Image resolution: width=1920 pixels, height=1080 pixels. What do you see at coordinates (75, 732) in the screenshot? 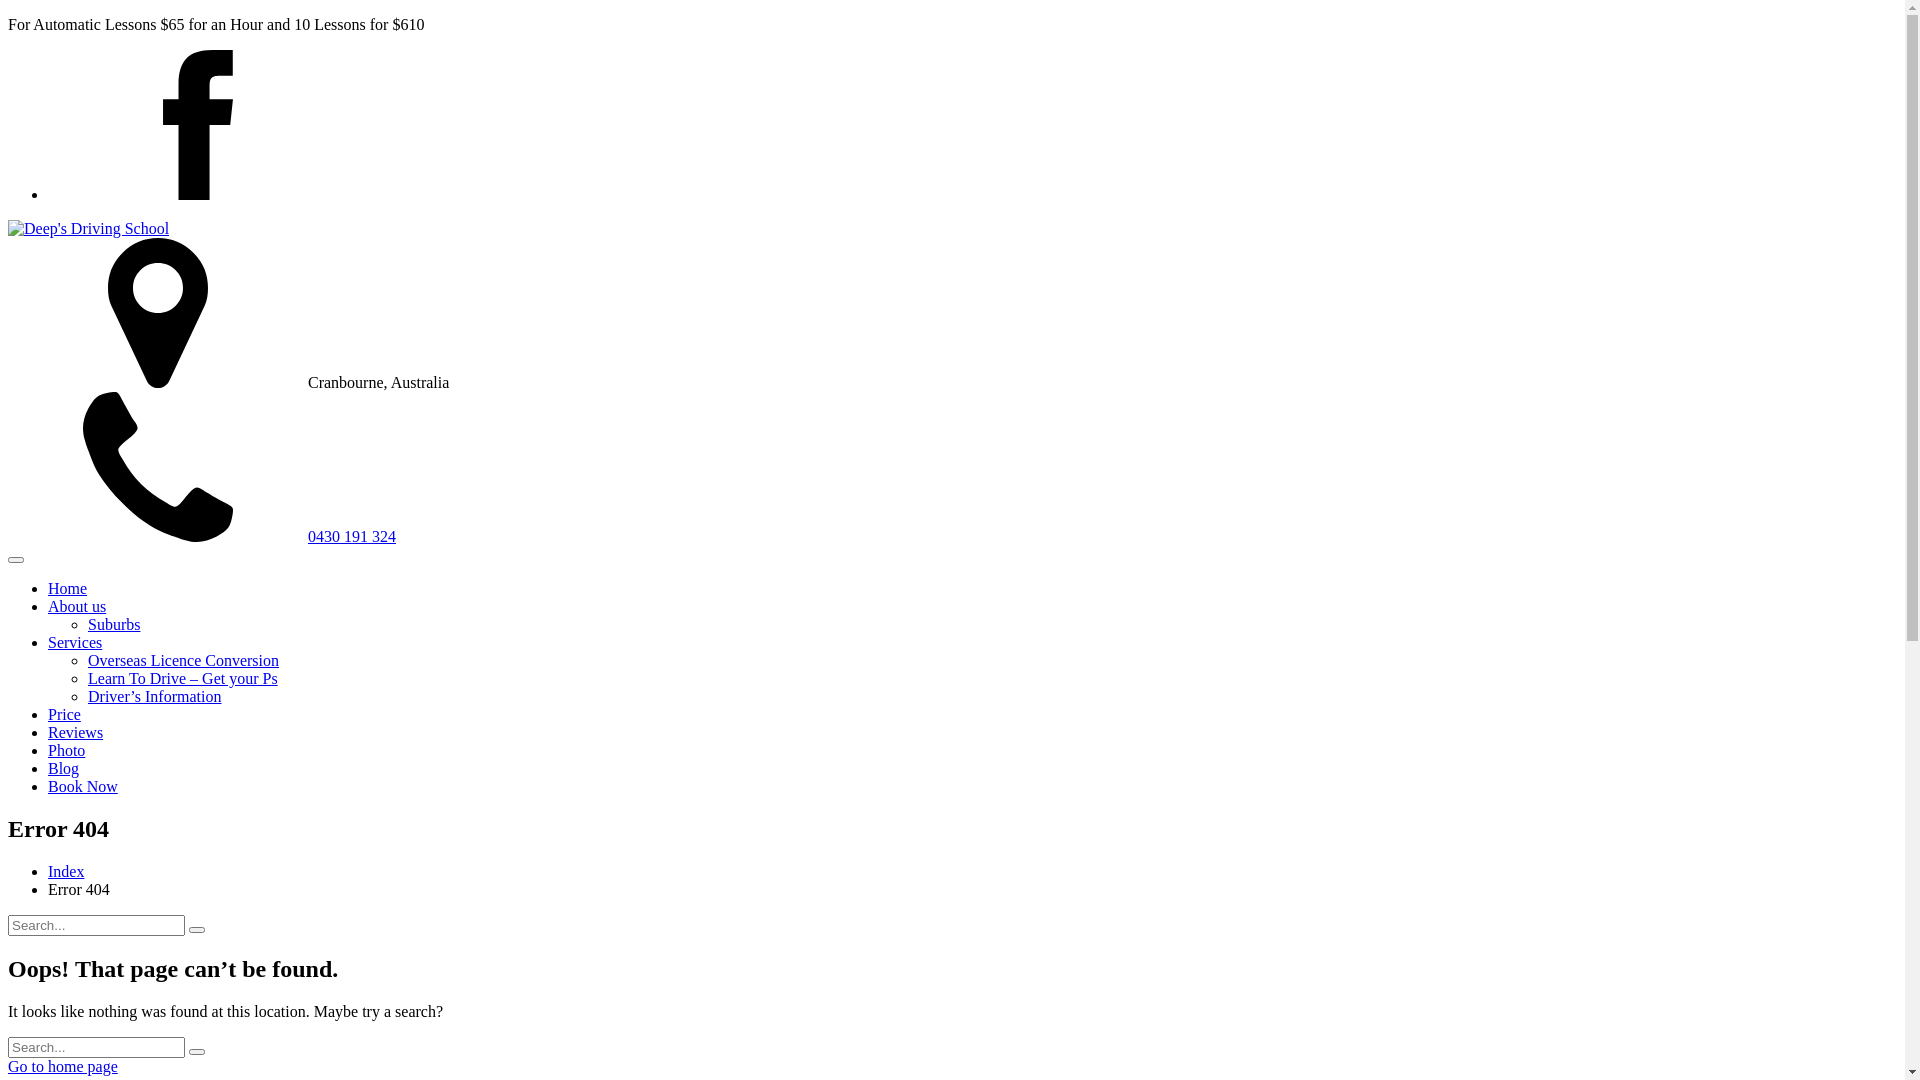
I see `'Reviews'` at bounding box center [75, 732].